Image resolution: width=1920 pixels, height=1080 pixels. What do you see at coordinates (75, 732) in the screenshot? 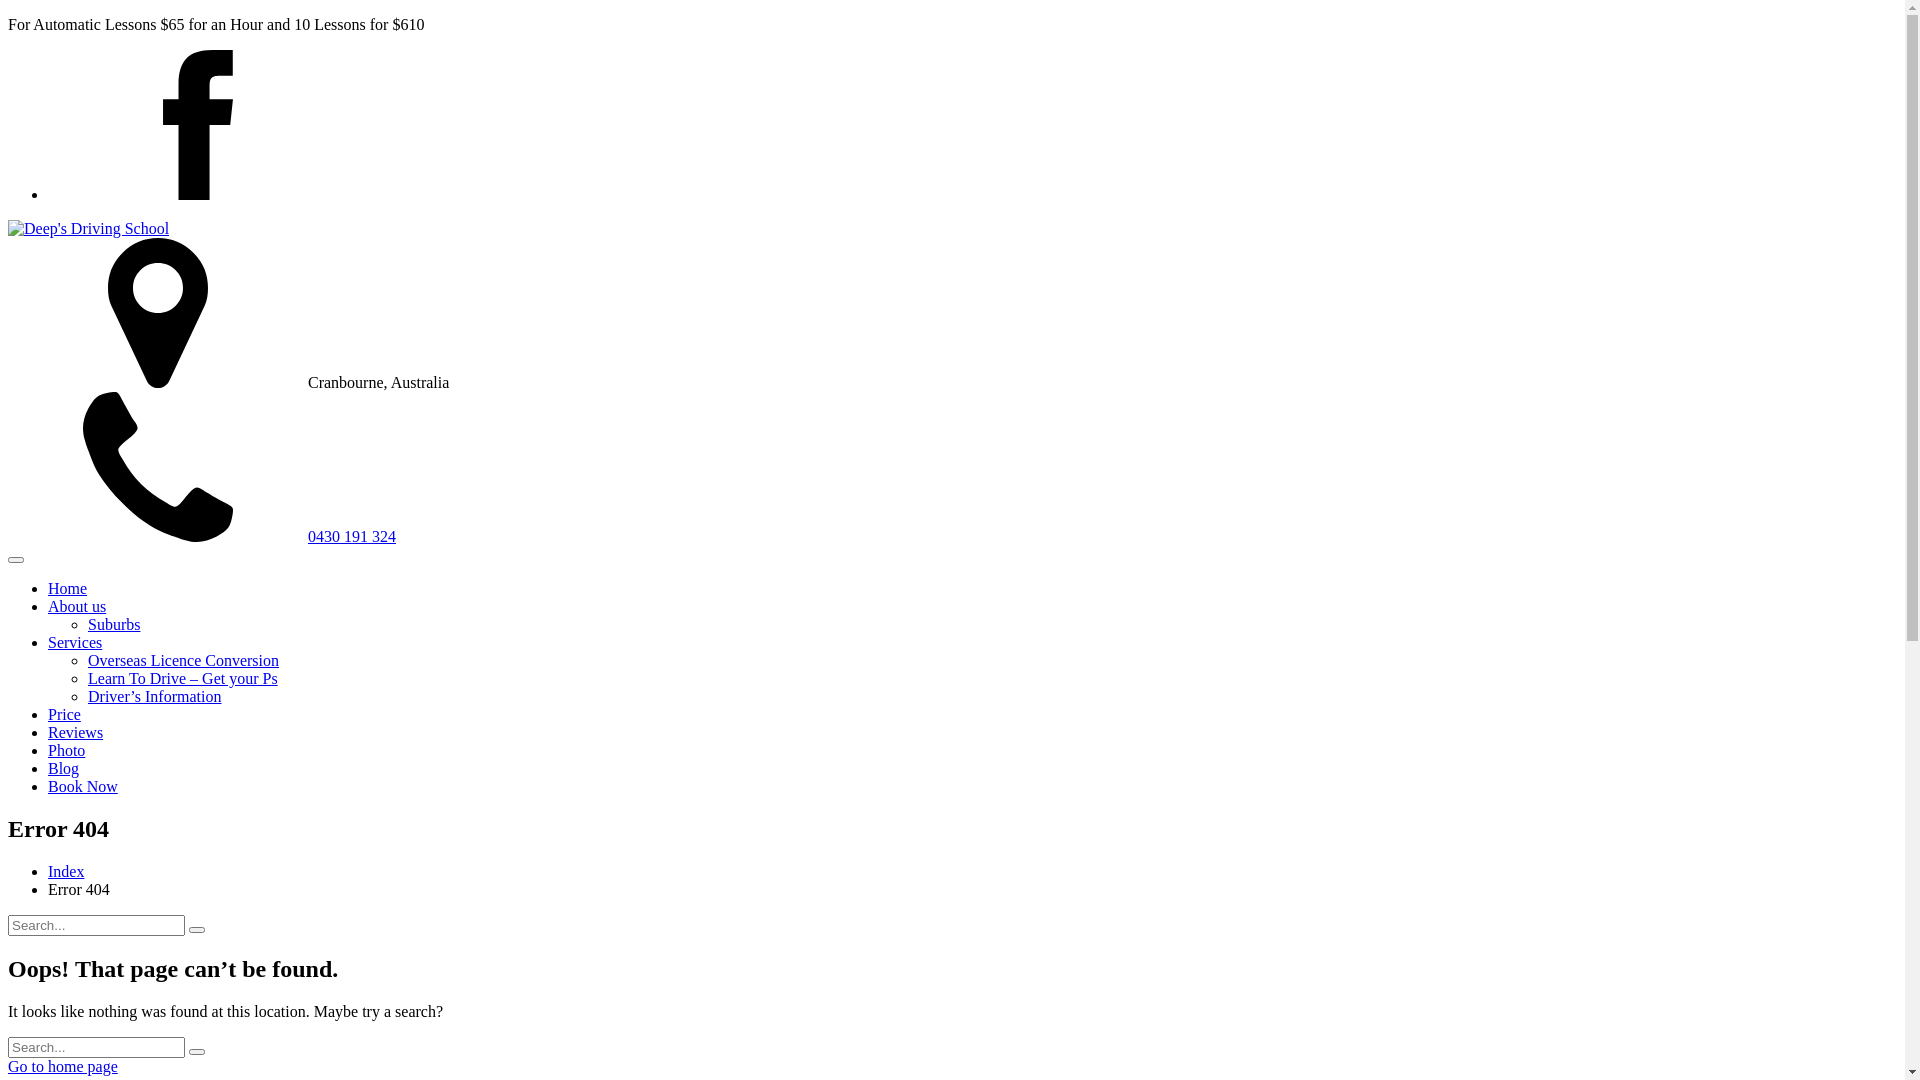
I see `'Reviews'` at bounding box center [75, 732].